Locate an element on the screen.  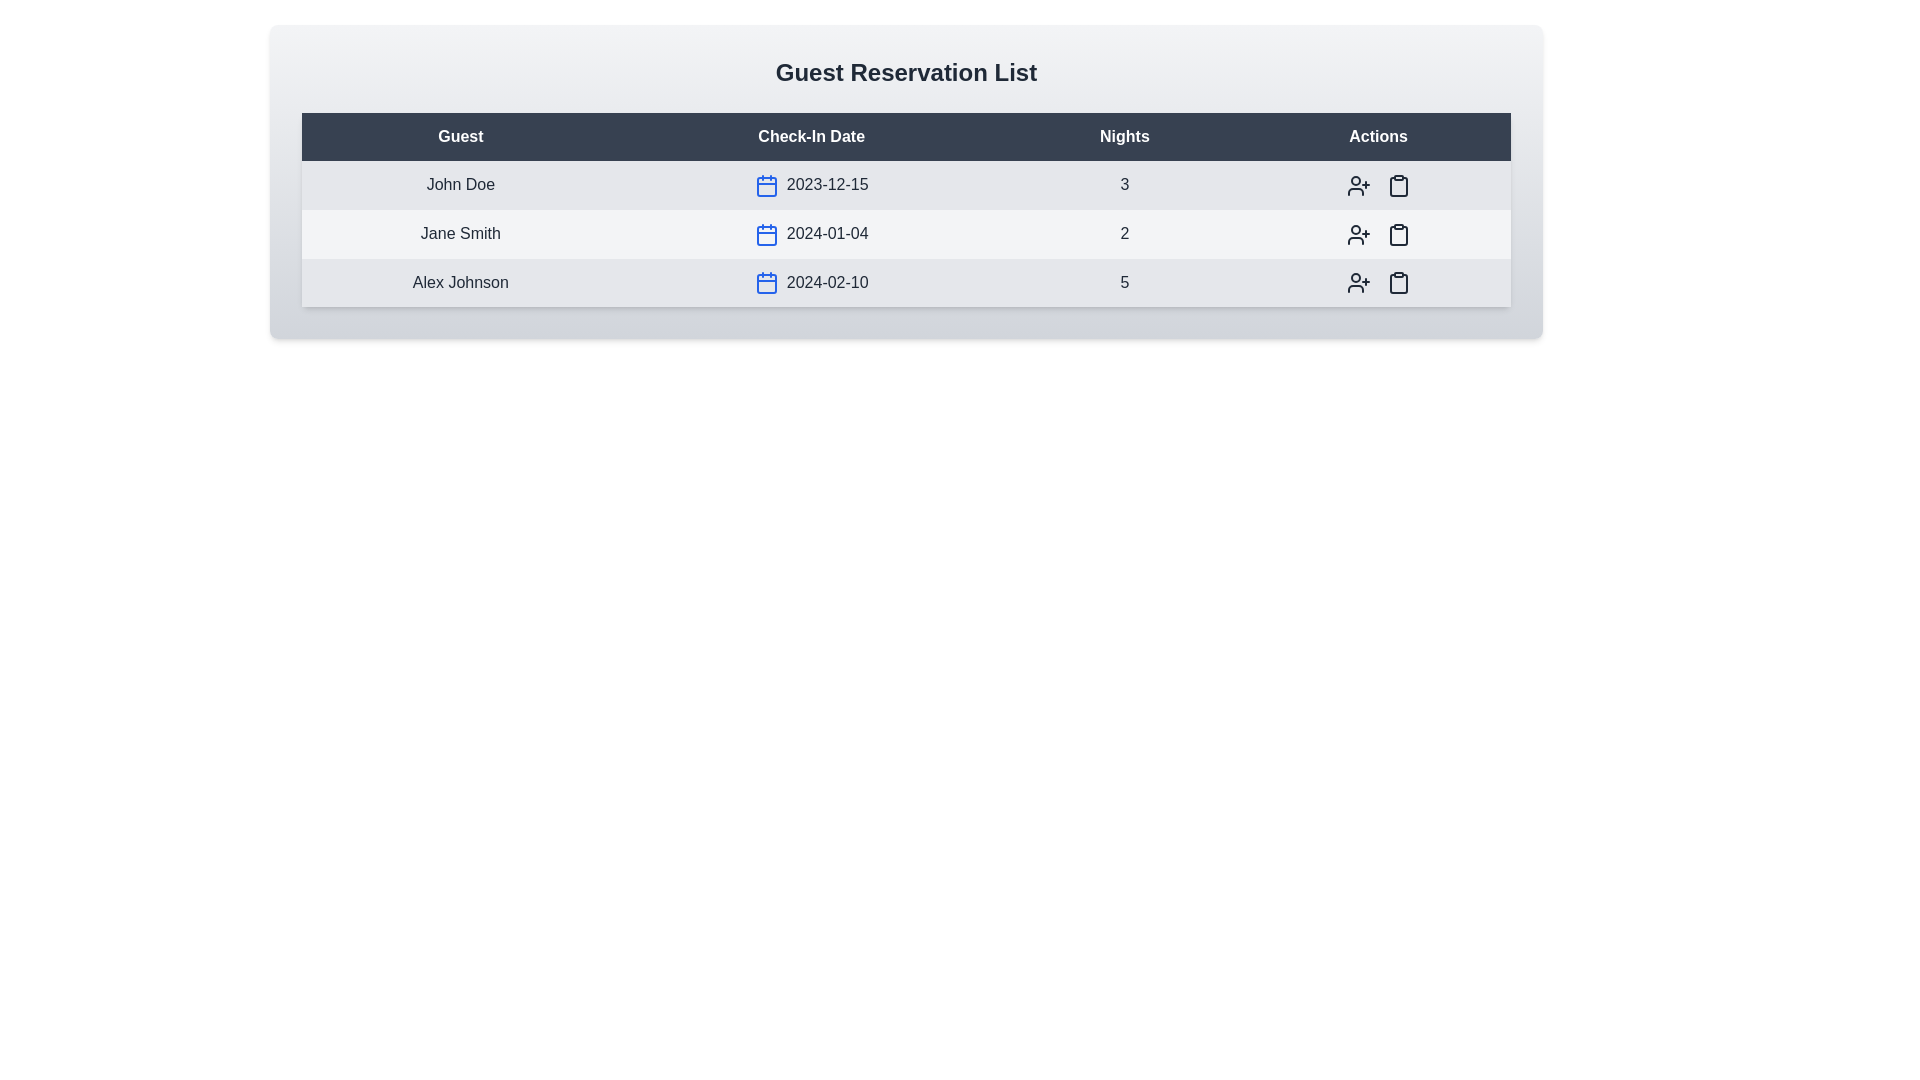
the icon button located in the third row of the table under the 'Actions' column is located at coordinates (1358, 283).